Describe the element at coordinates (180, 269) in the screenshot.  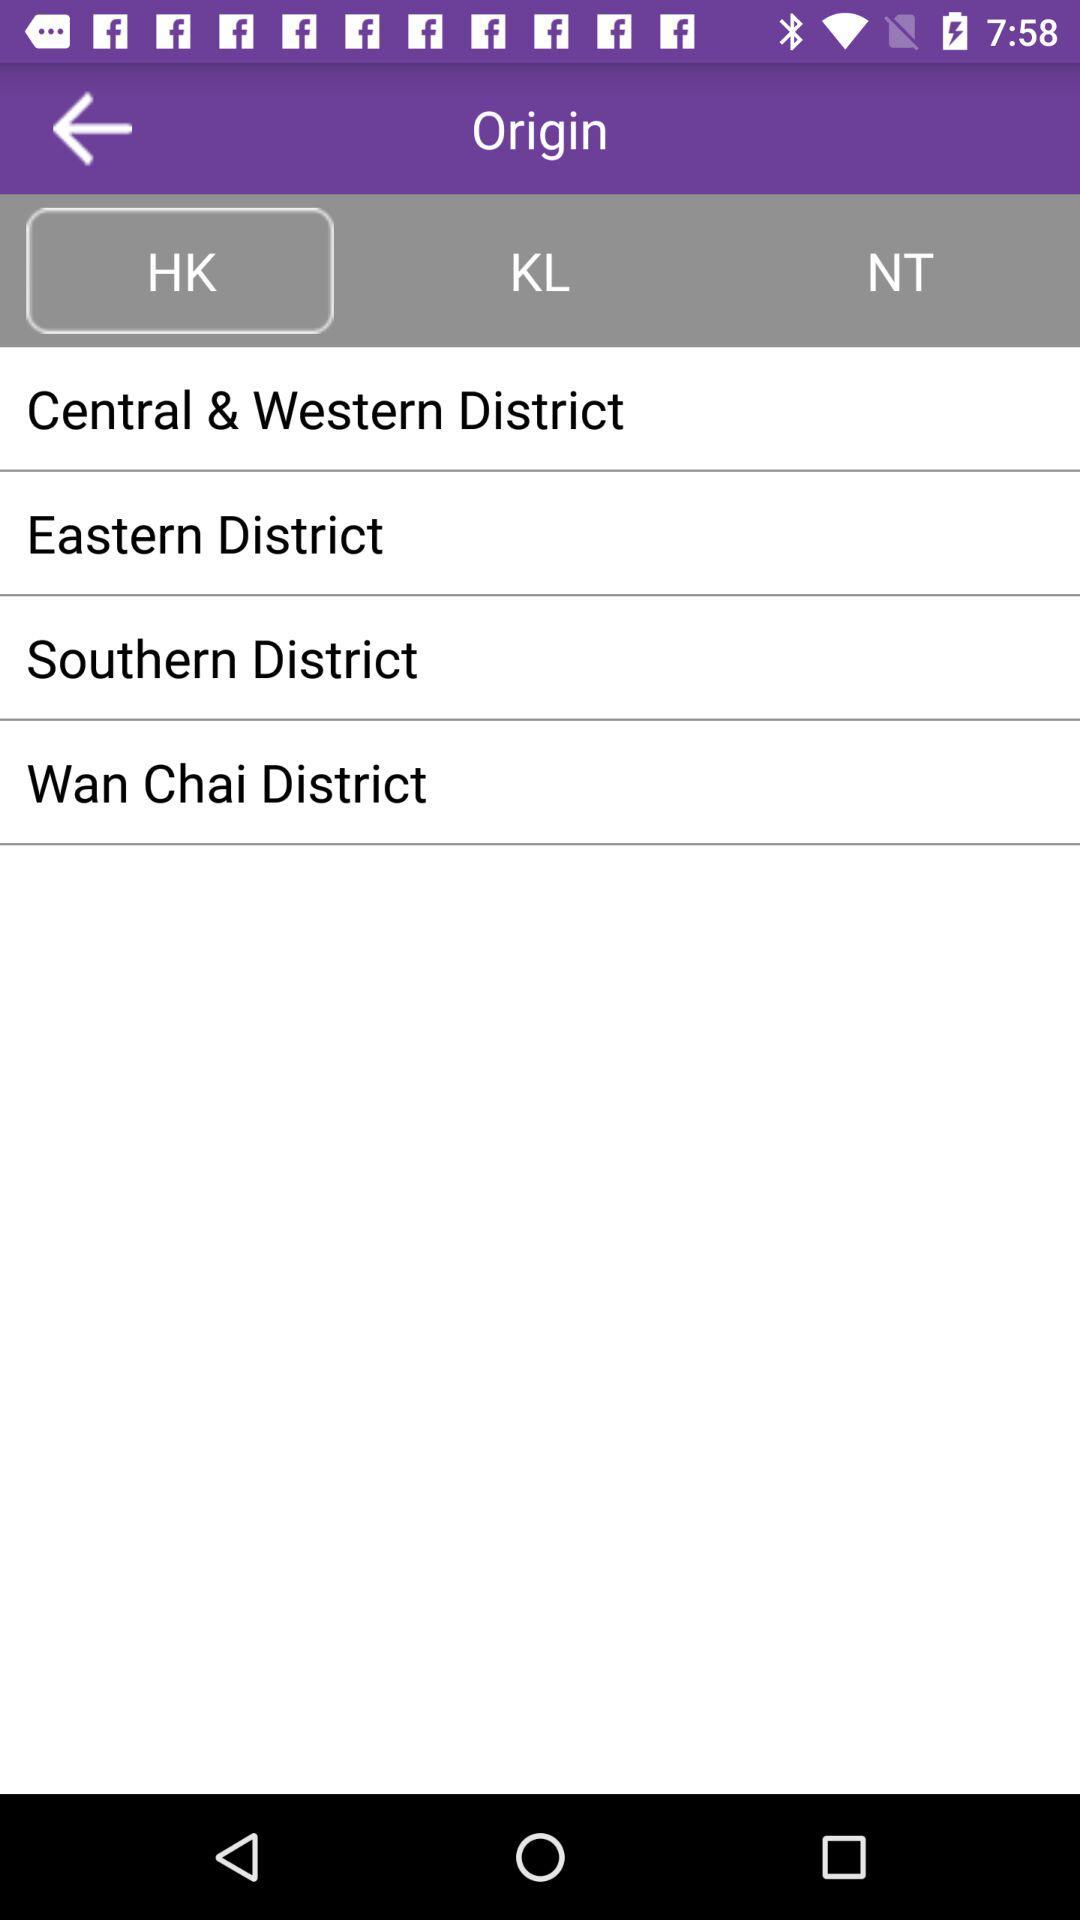
I see `icon above the central & western district item` at that location.